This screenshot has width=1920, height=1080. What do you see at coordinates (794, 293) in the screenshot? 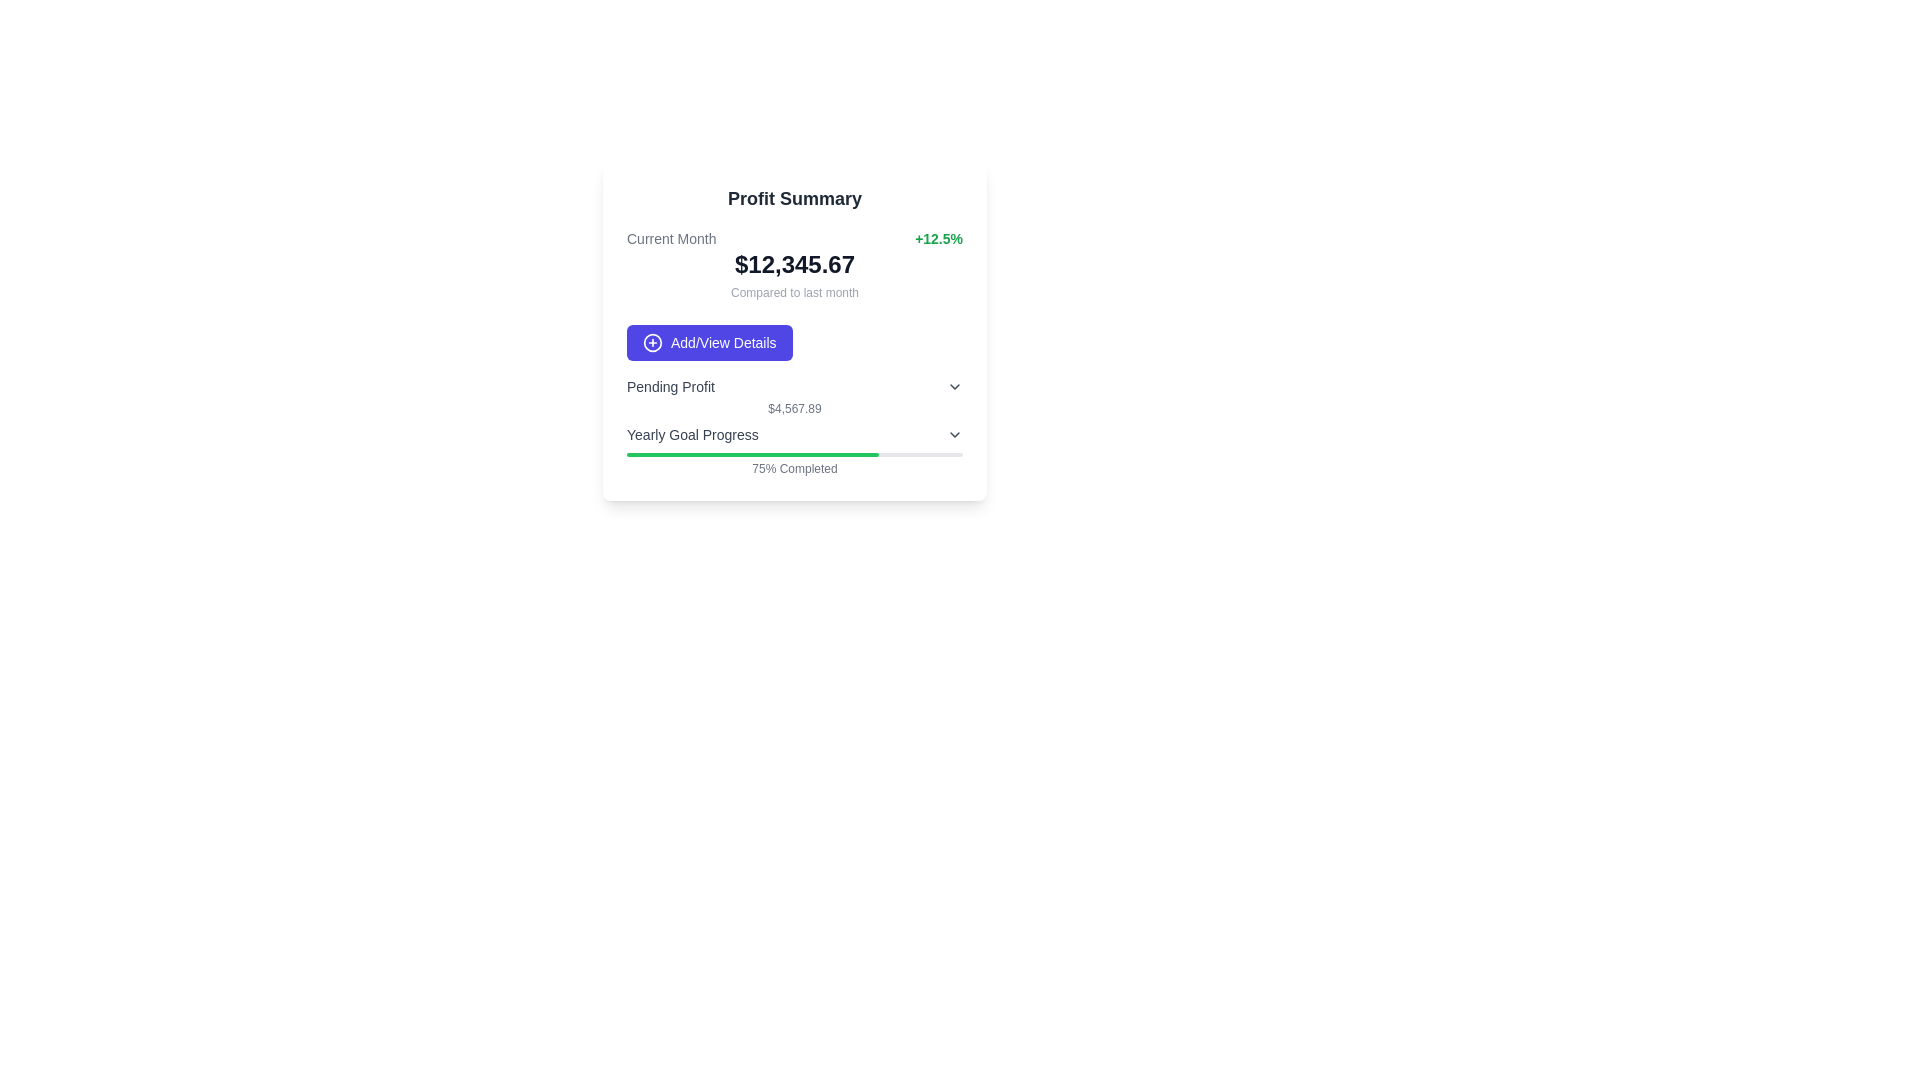
I see `the text label that reads 'Compared to last month', which is a small light gray caption located below the numerical value '$12,345.67' in the financial summary section` at bounding box center [794, 293].